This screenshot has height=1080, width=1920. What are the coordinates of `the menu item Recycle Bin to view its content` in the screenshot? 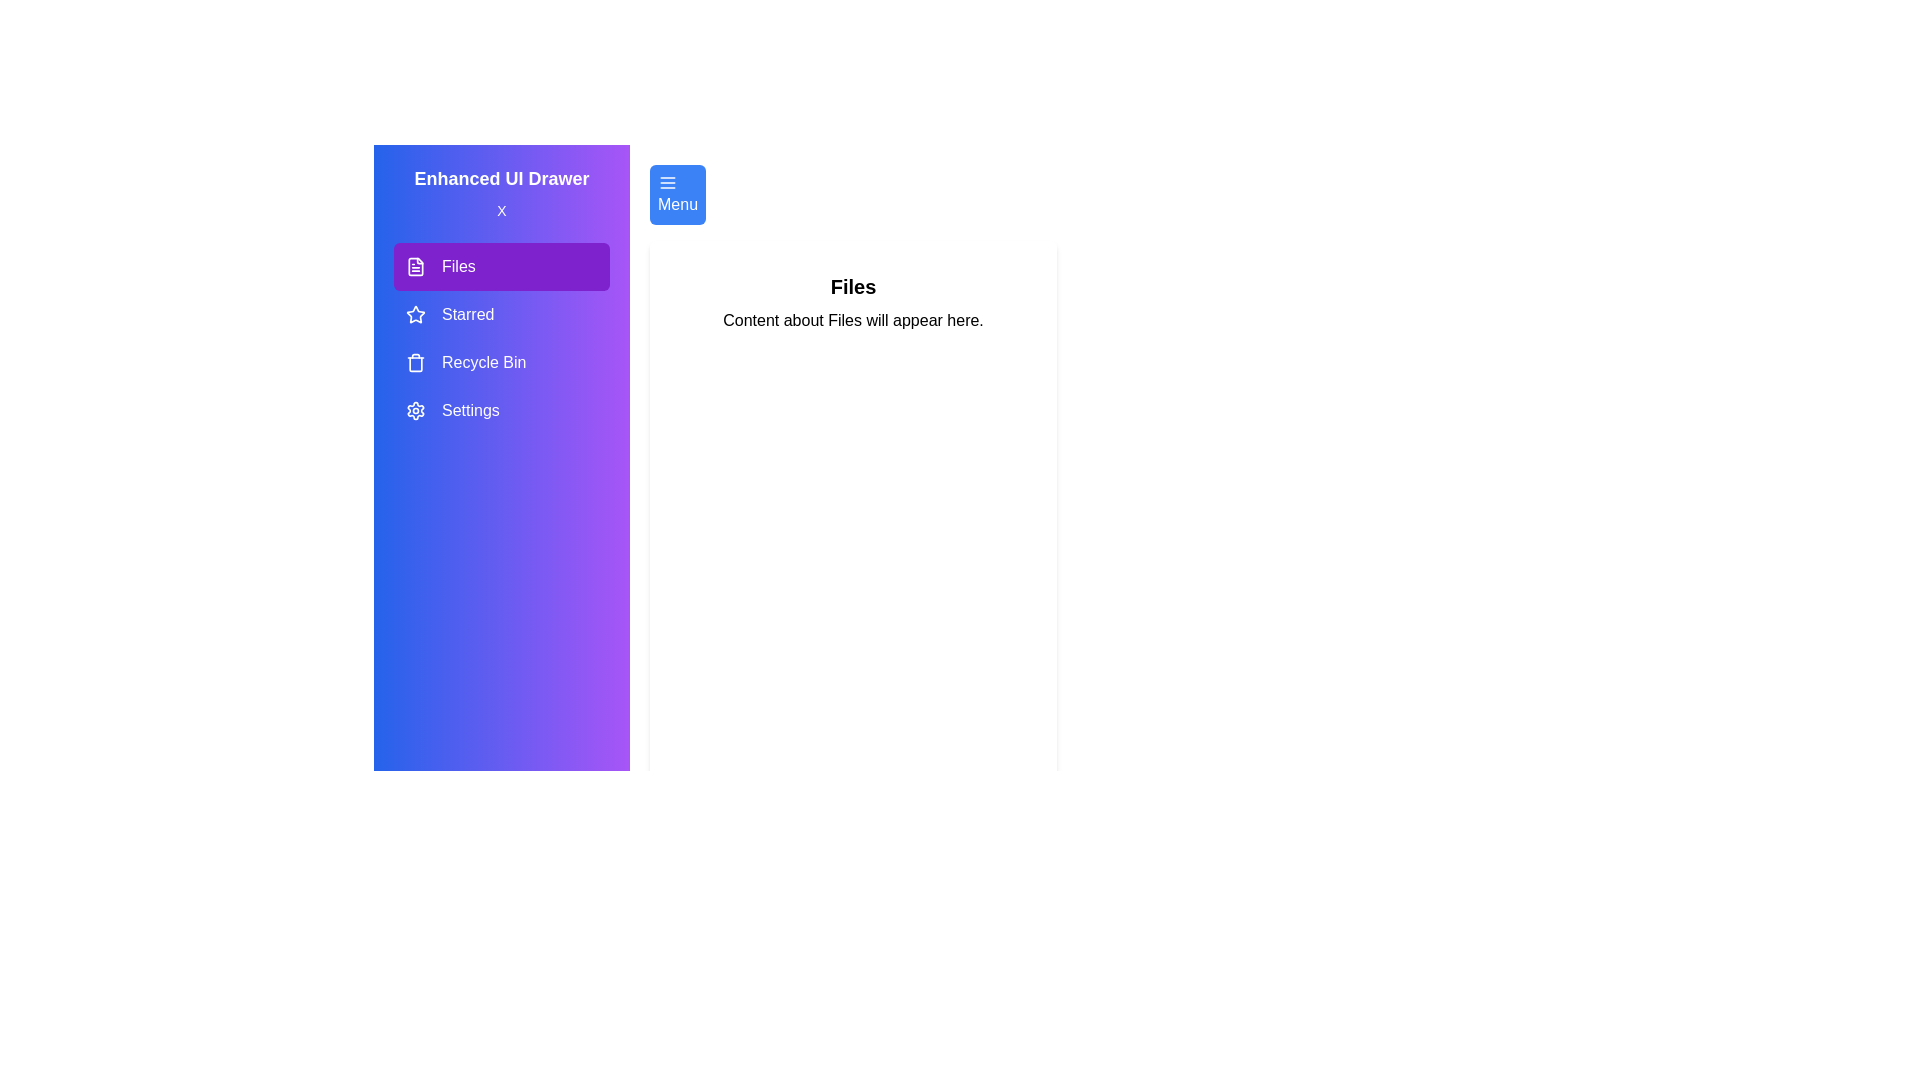 It's located at (502, 362).